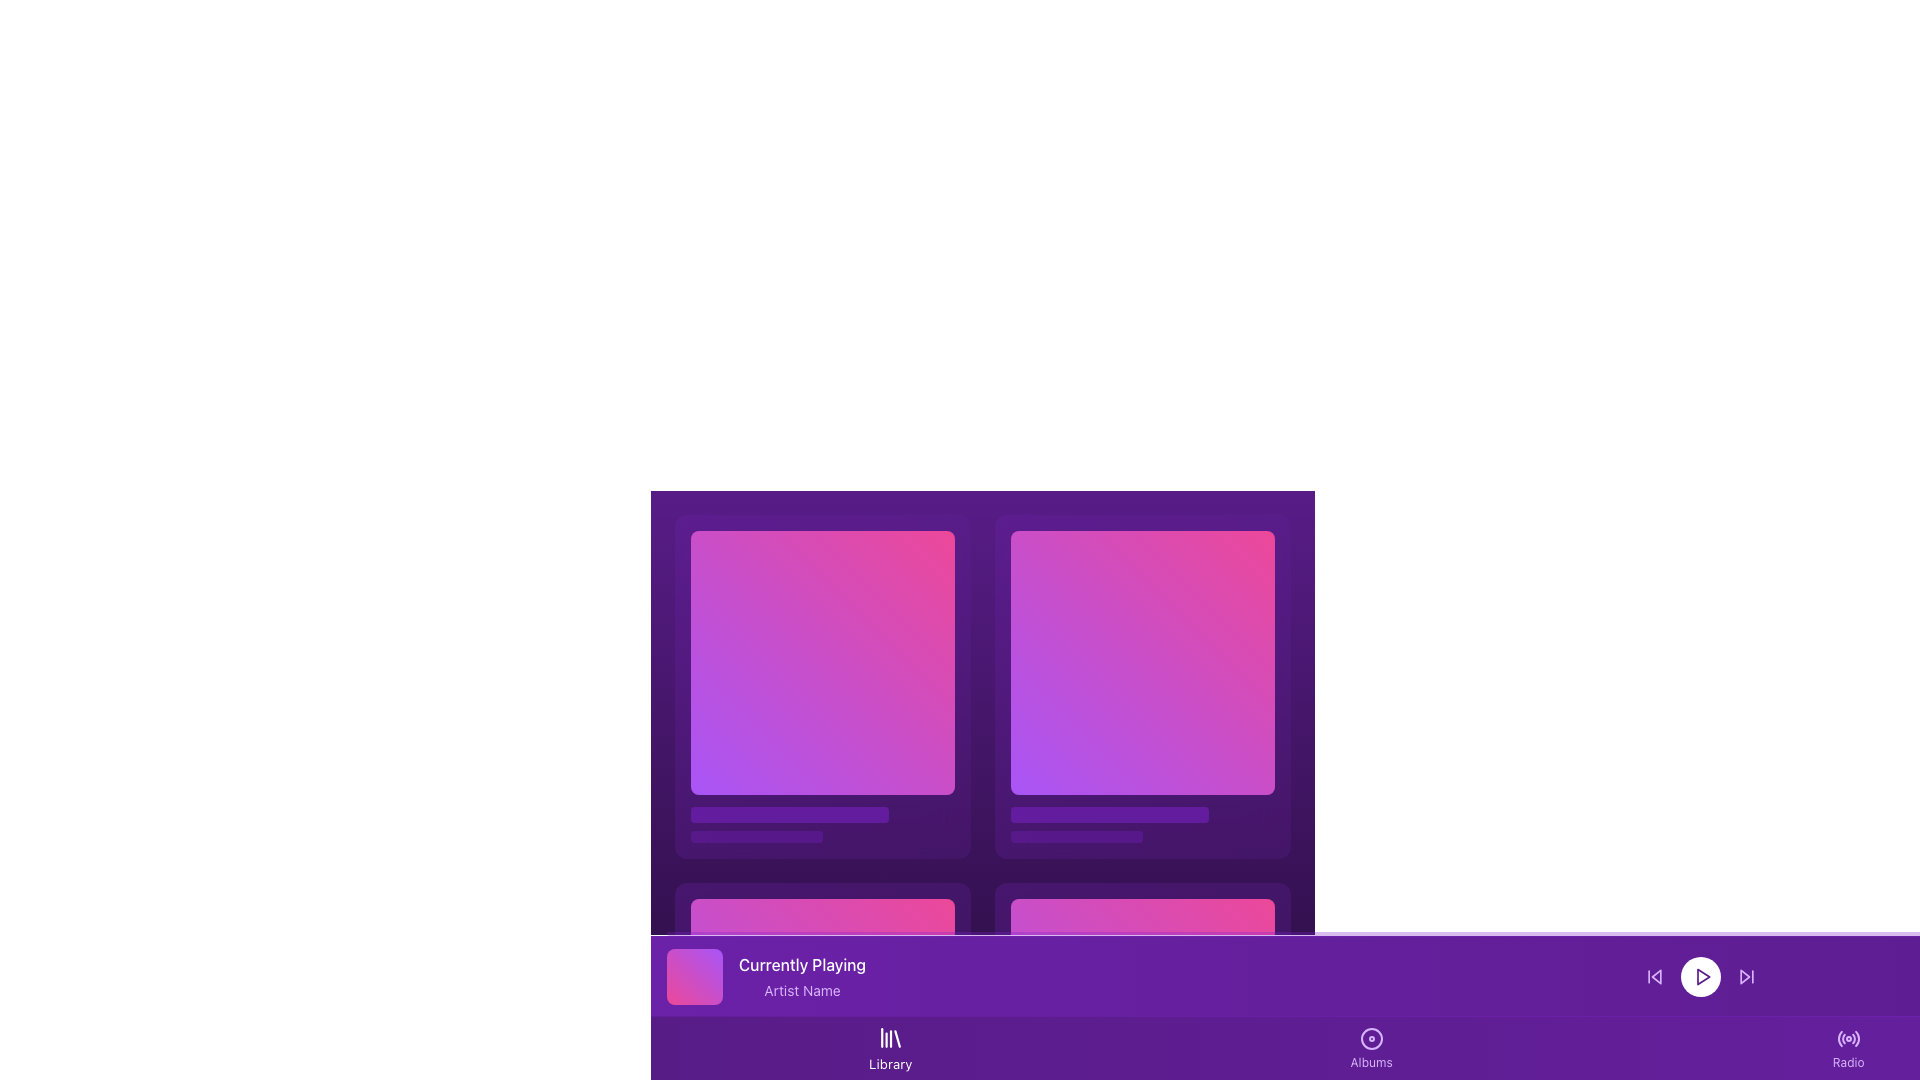  I want to click on the 'Albums' icon located on the bottom navigation bar, positioned above the text 'Albums', so click(1370, 1037).